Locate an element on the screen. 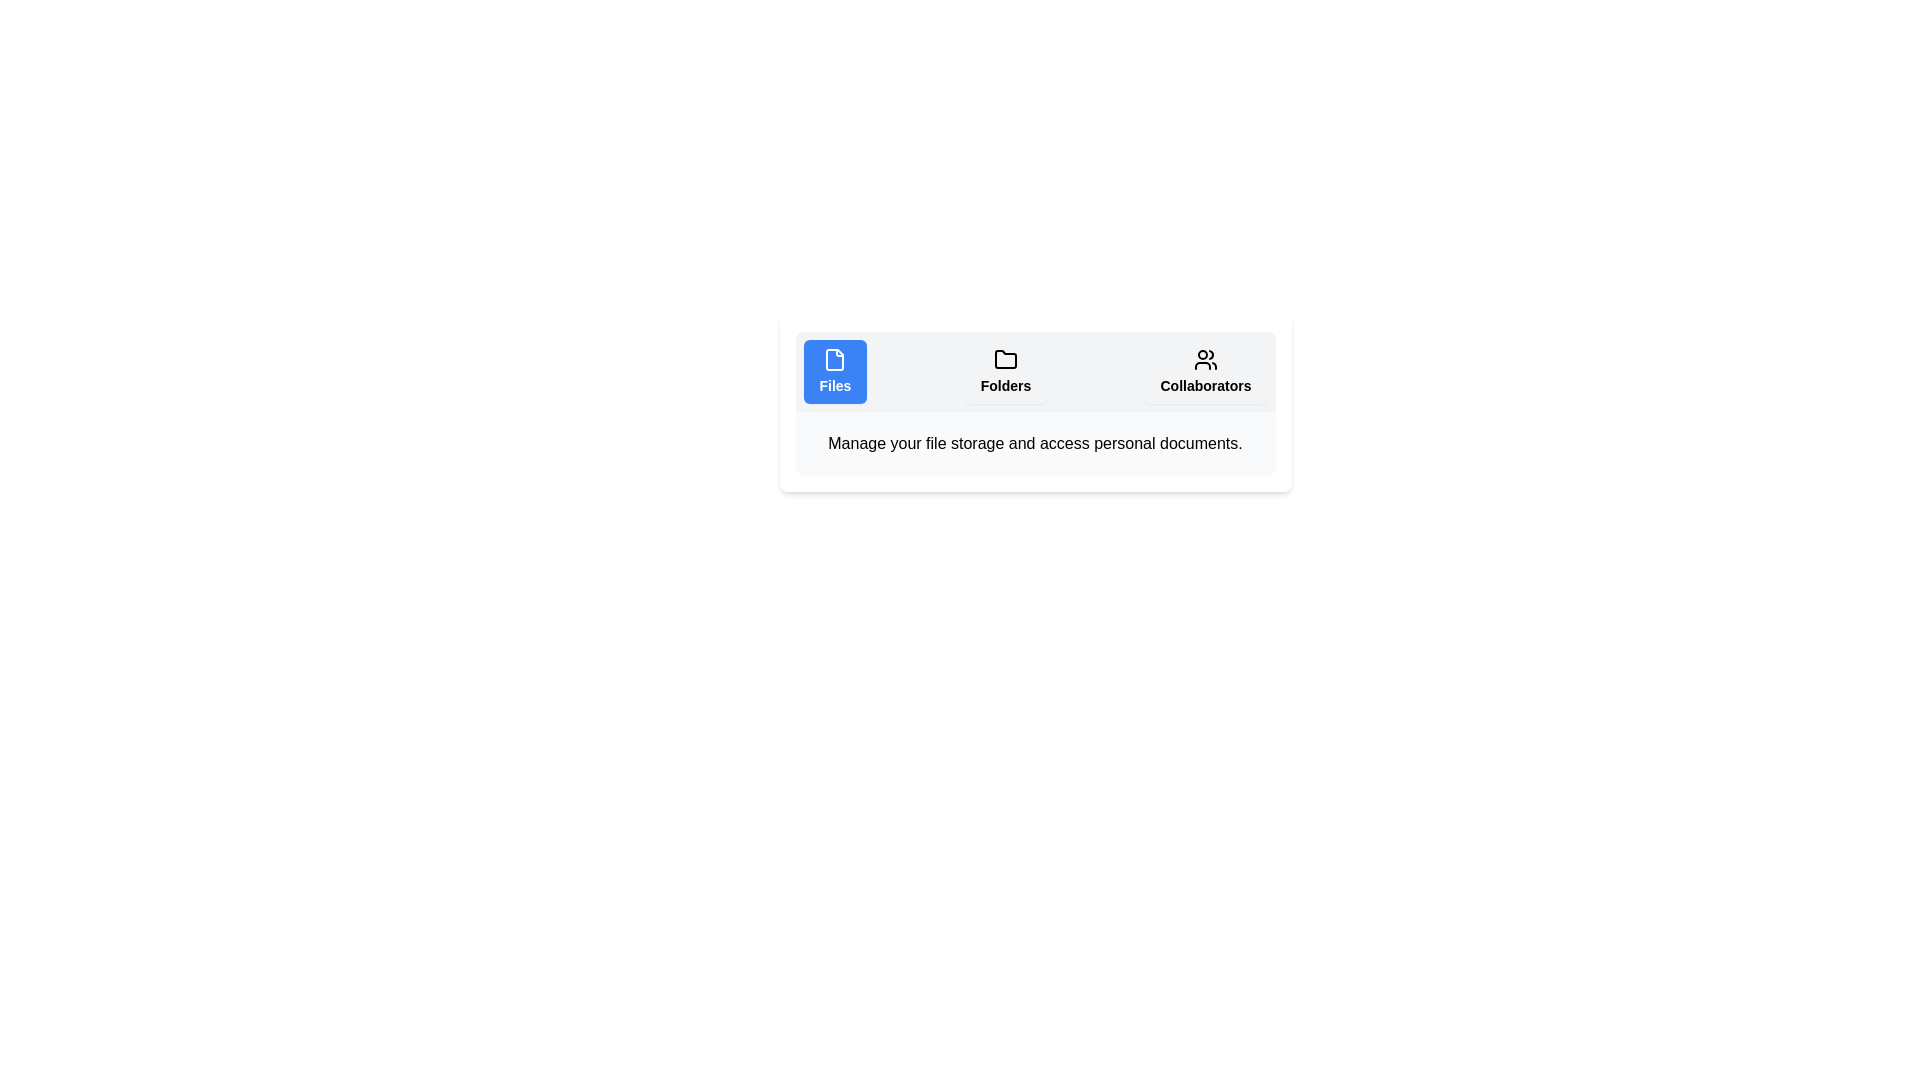  the Folders tab is located at coordinates (1006, 371).